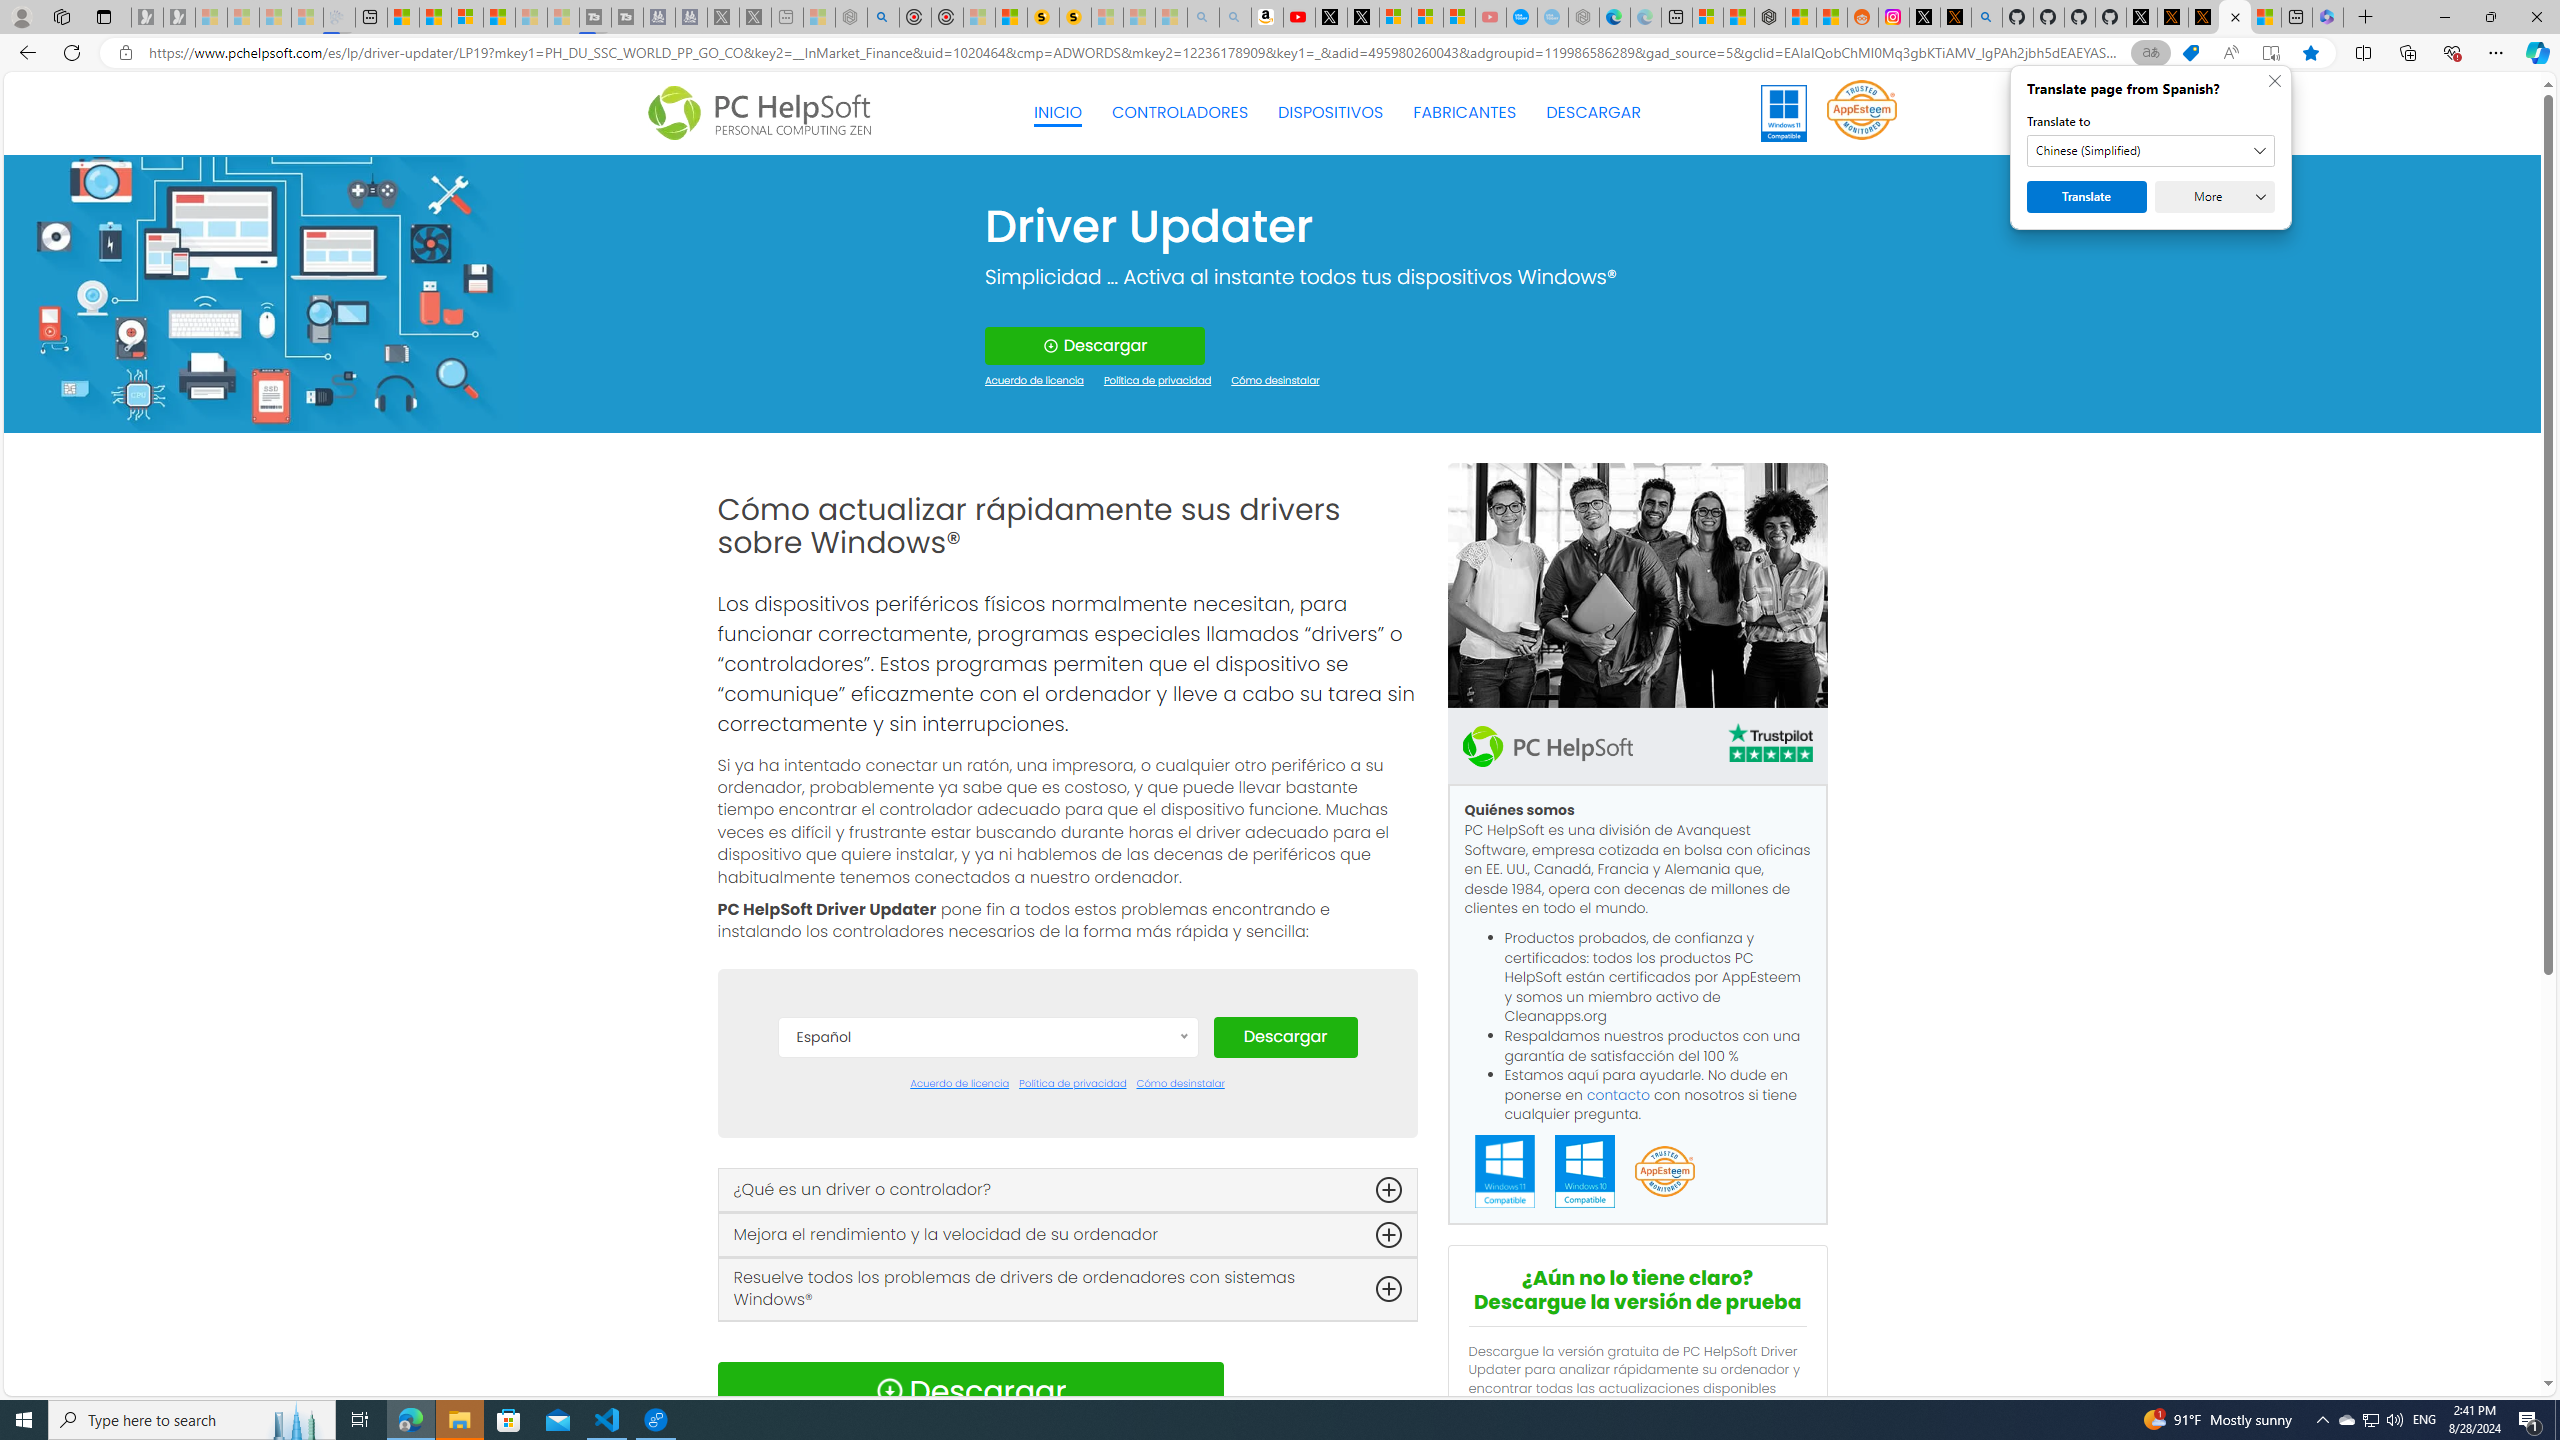 The image size is (2560, 1440). What do you see at coordinates (2151, 150) in the screenshot?
I see `'Translate to'` at bounding box center [2151, 150].